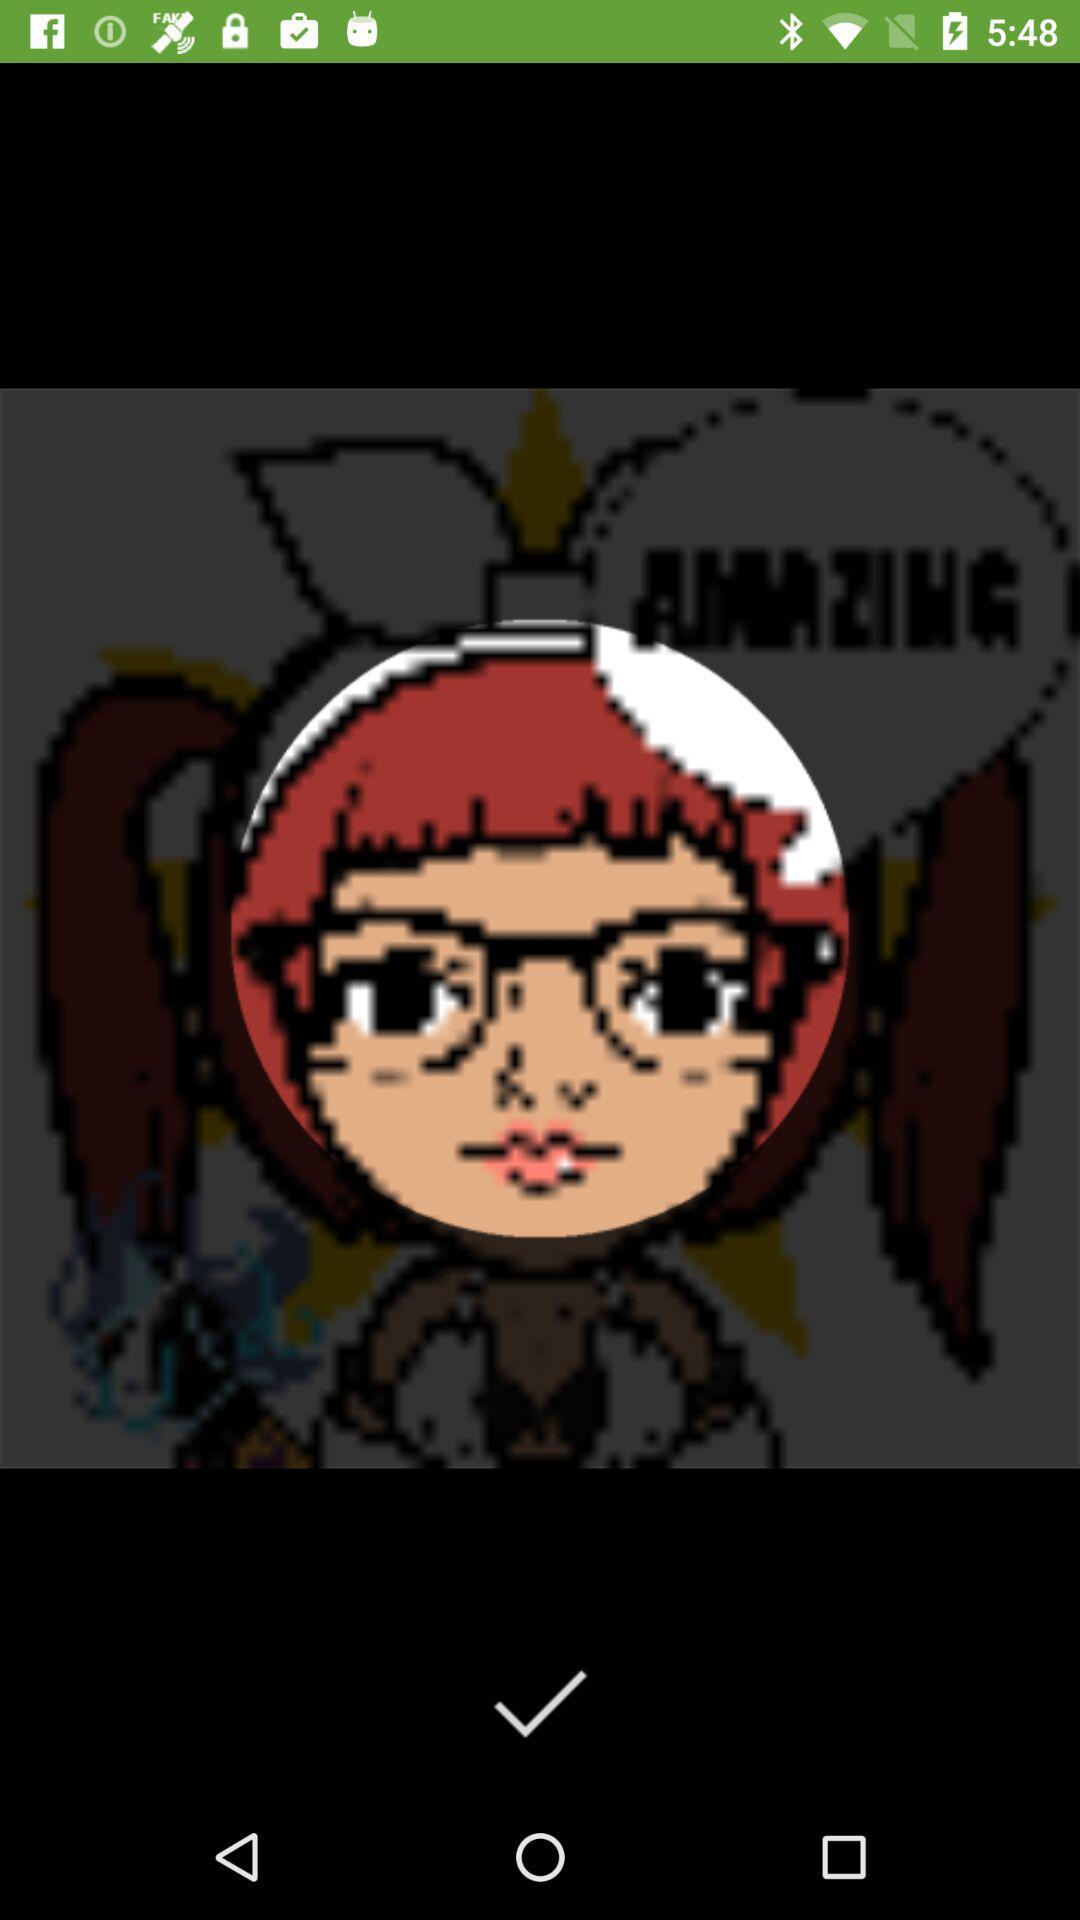  I want to click on the check icon, so click(538, 1701).